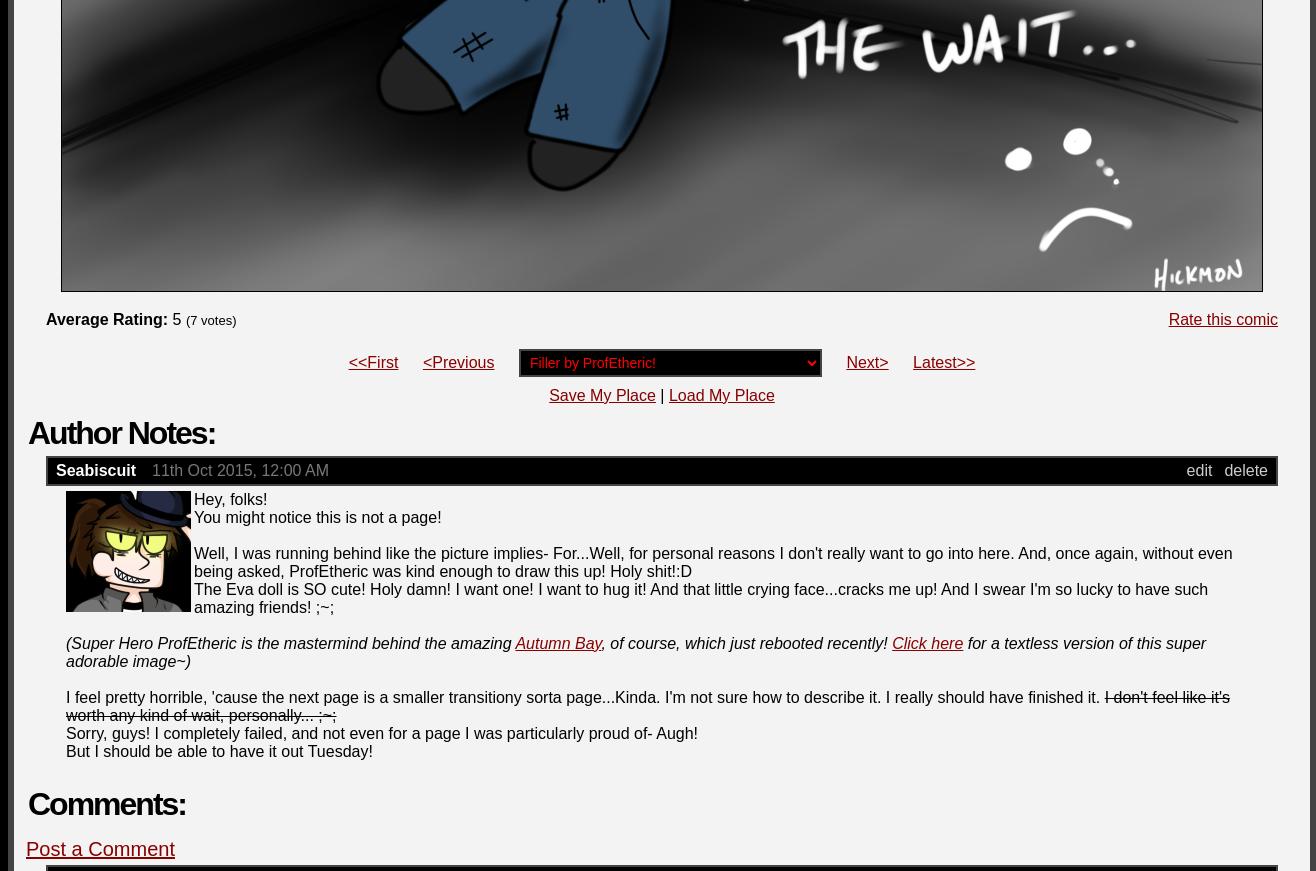  I want to click on '<Previous', so click(457, 361).